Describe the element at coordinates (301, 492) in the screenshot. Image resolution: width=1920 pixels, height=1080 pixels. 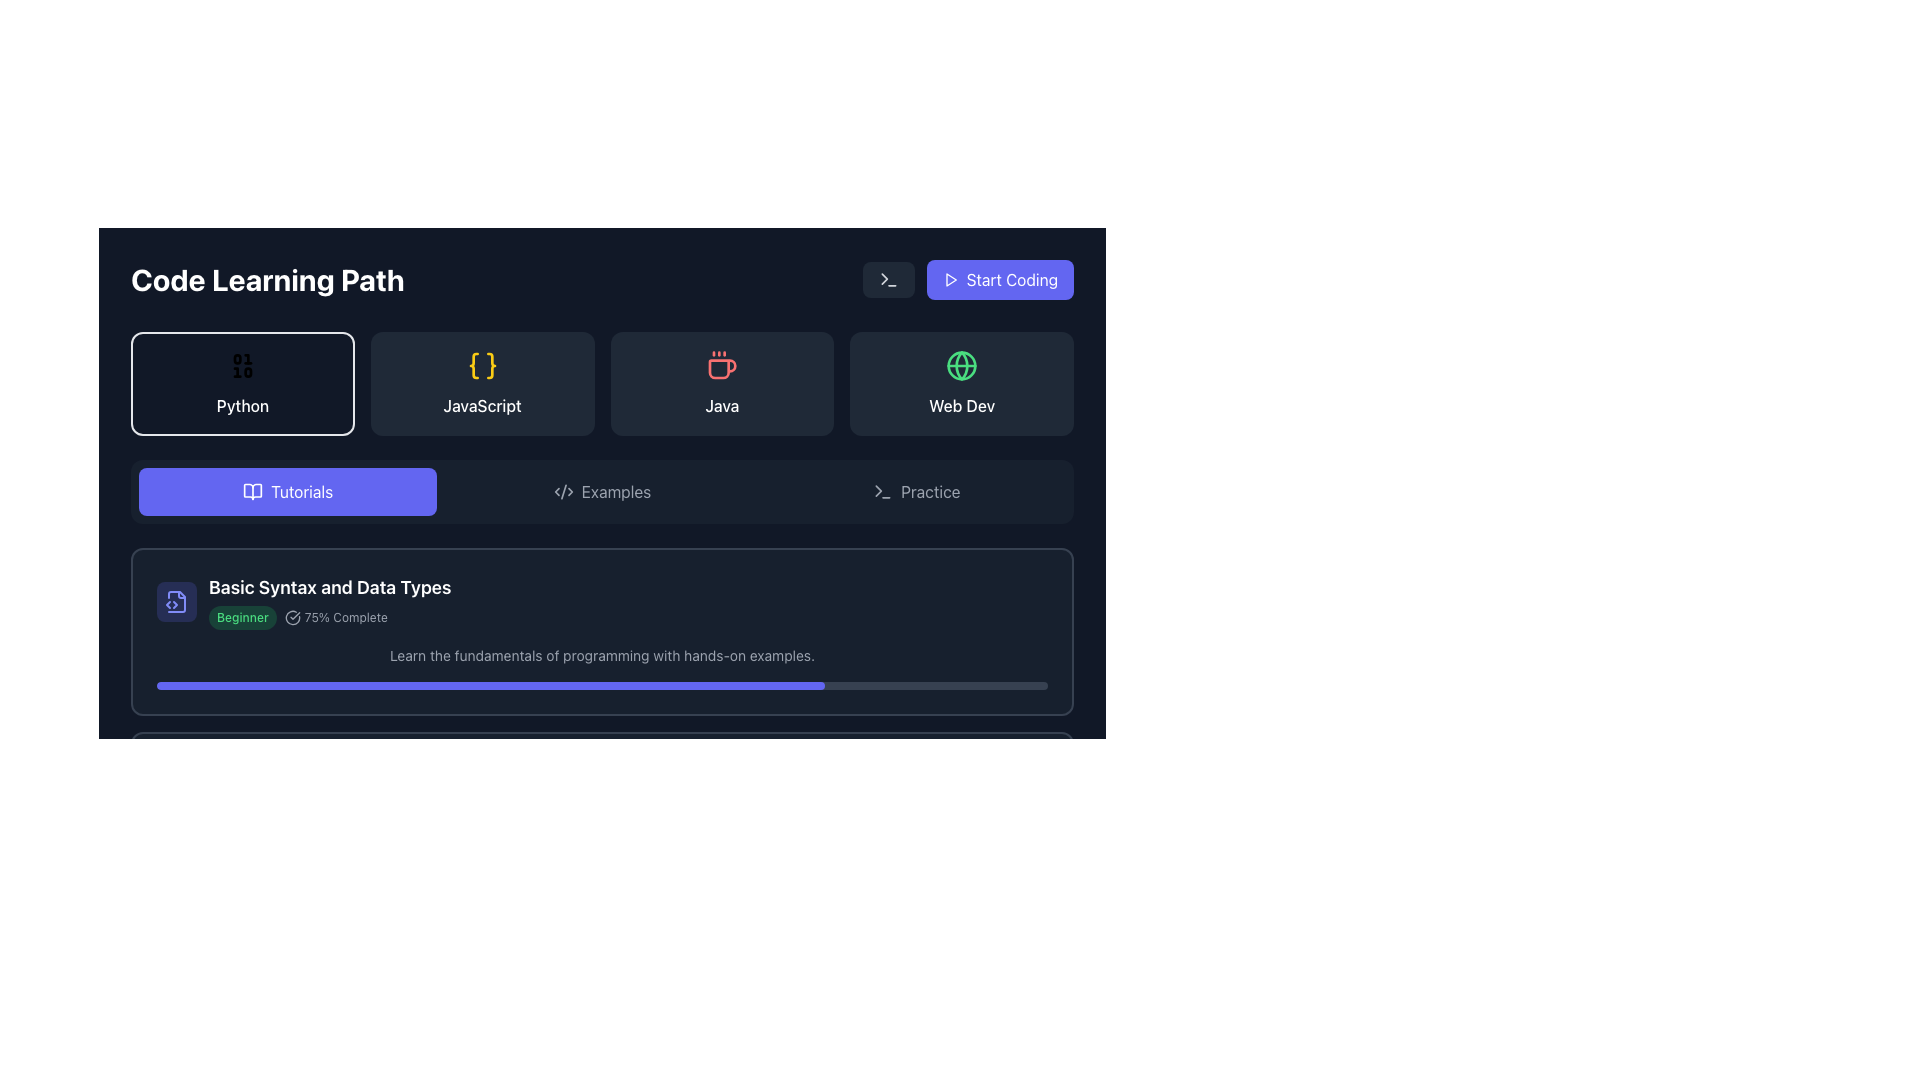
I see `the 'Tutorials' text label, which indicates the purpose of the button directing users to the 'Tutorials' section` at that location.